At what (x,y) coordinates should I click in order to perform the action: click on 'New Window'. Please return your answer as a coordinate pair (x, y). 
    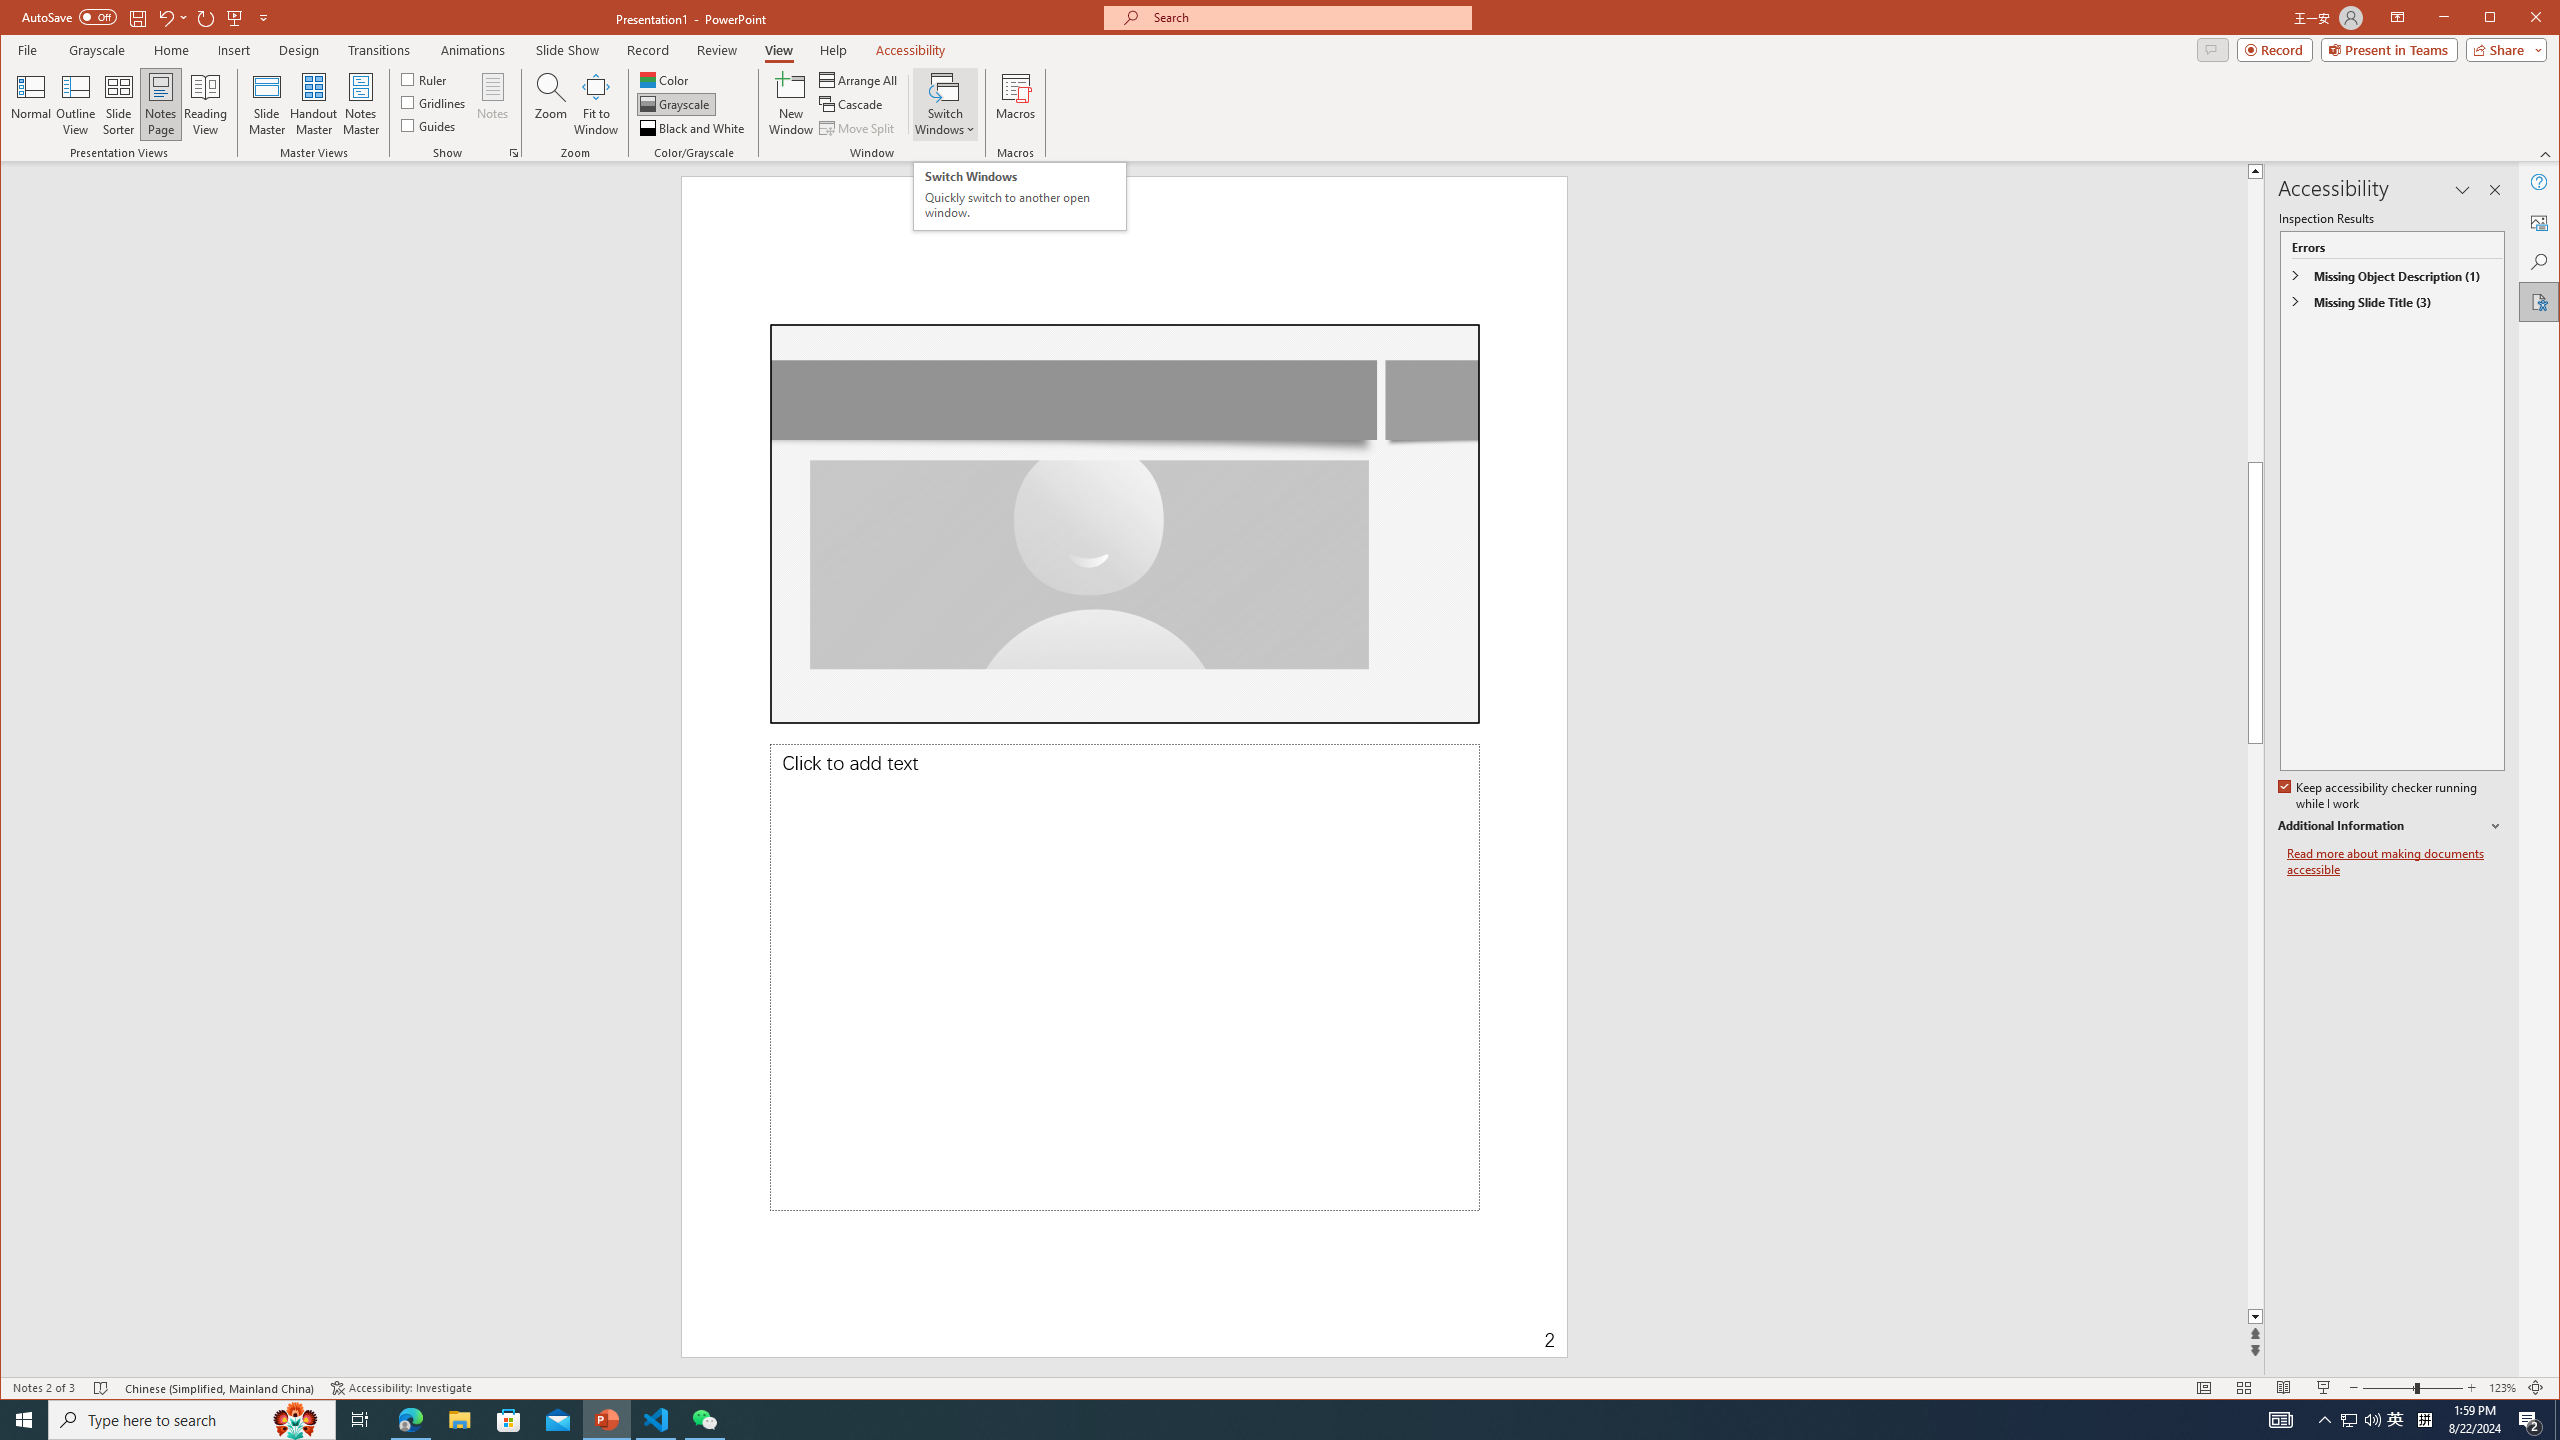
    Looking at the image, I should click on (791, 103).